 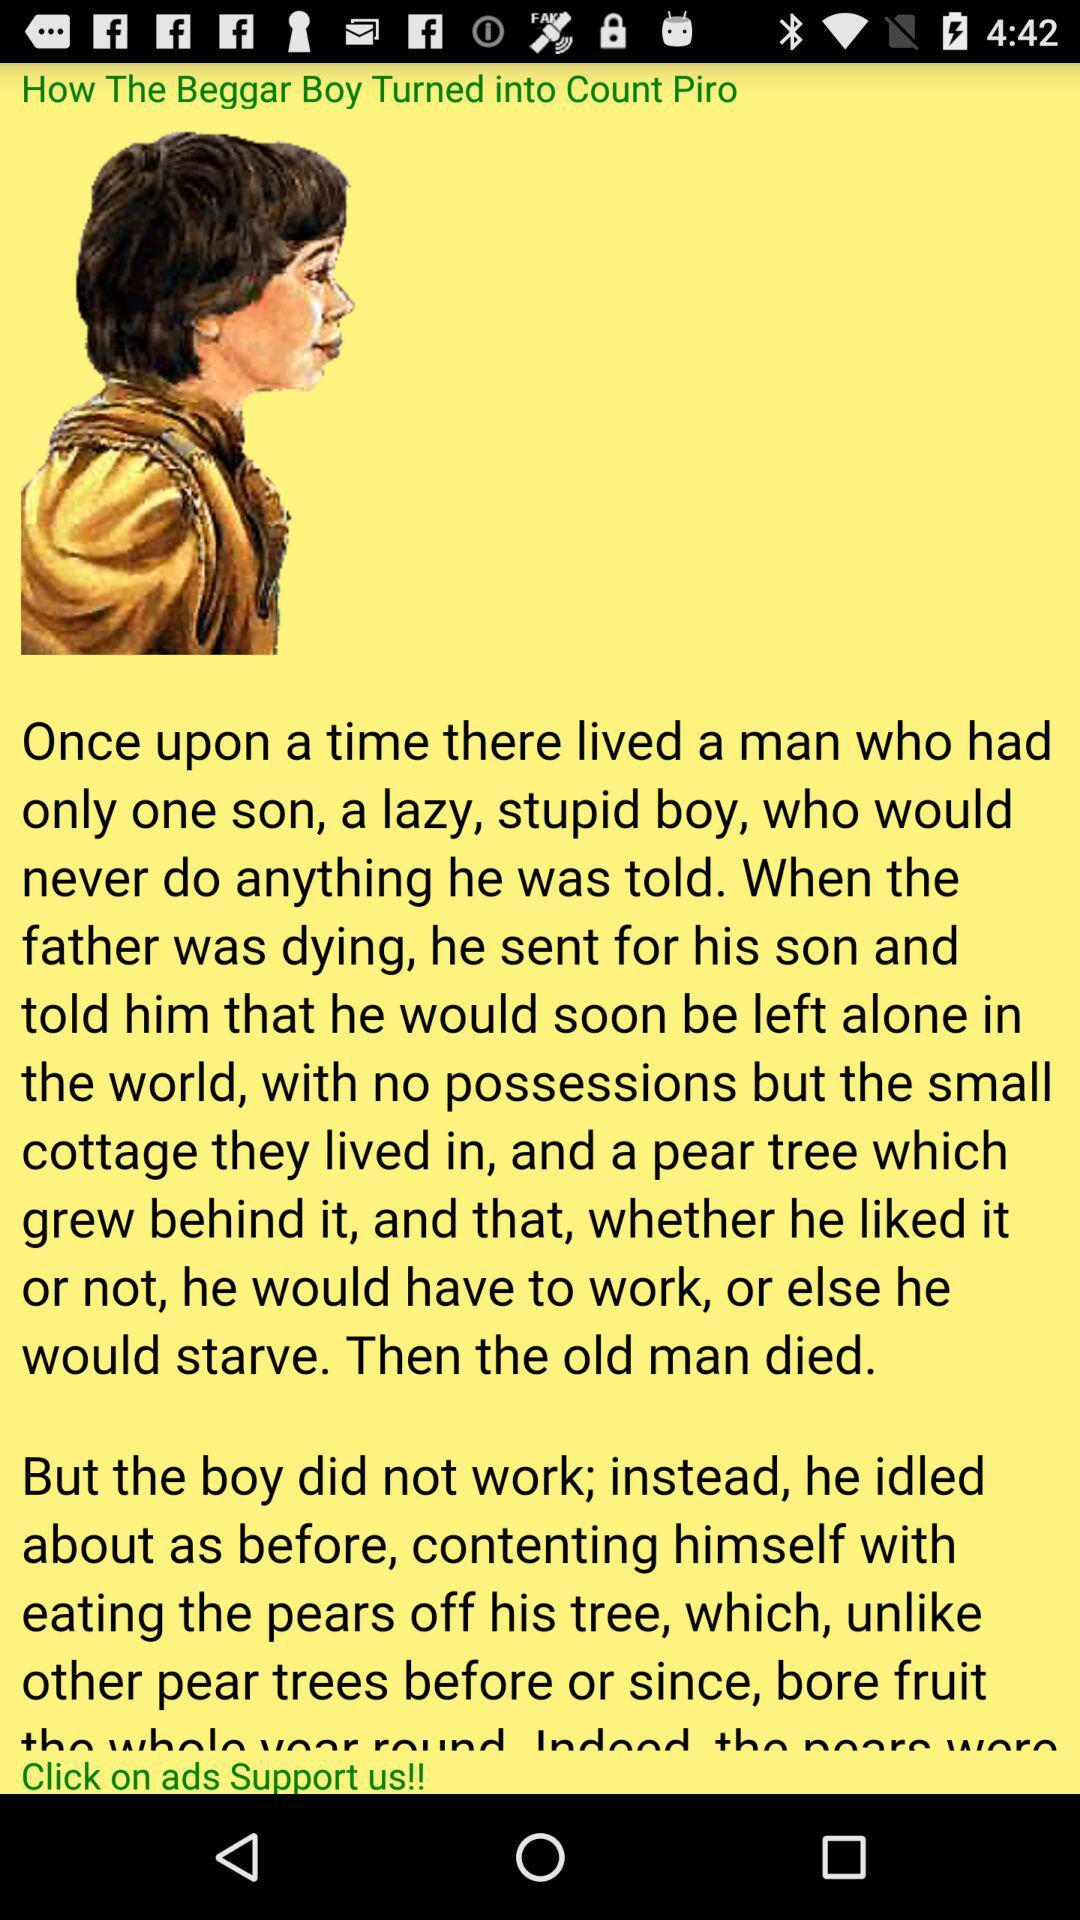 I want to click on the icon above click on ads icon, so click(x=540, y=928).